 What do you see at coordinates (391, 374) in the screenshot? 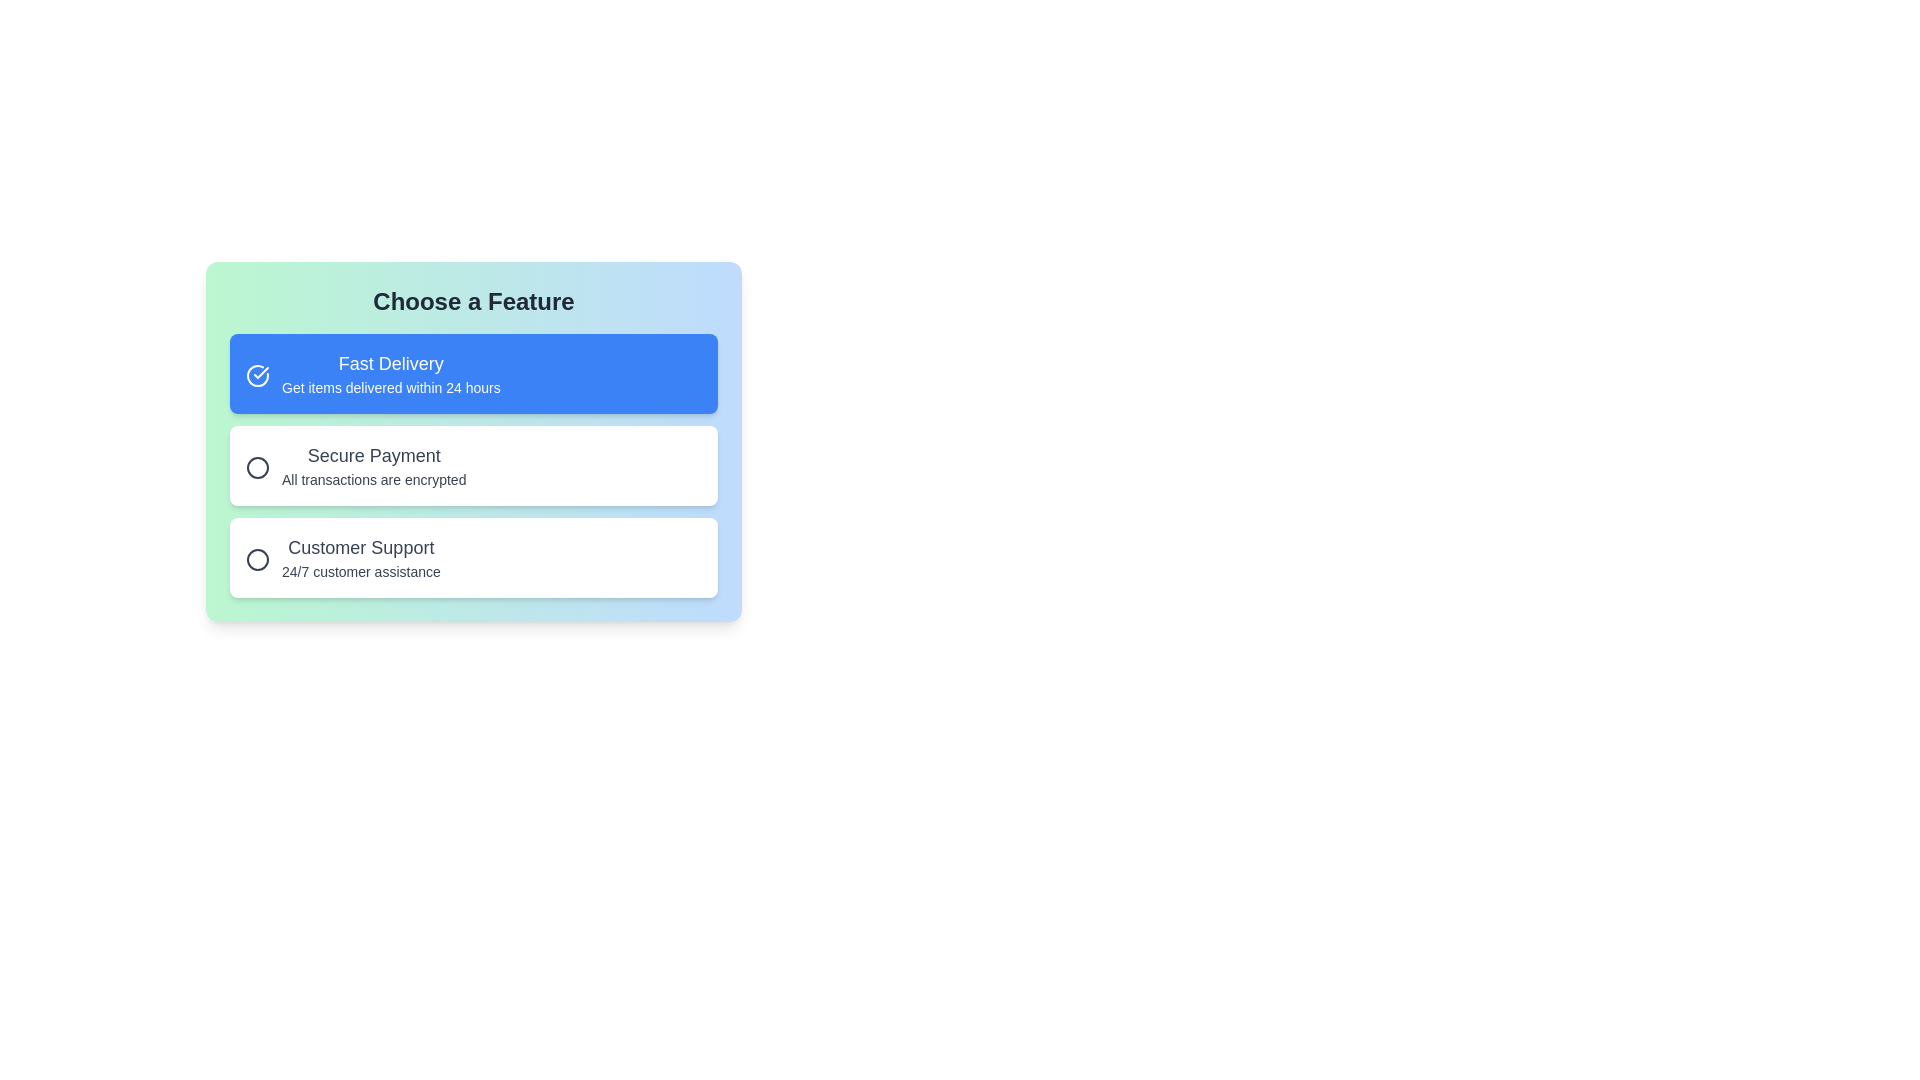
I see `the 'Fast Delivery' text block, which features bold white text on a blue background, located under the 'Choose a Feature' heading` at bounding box center [391, 374].